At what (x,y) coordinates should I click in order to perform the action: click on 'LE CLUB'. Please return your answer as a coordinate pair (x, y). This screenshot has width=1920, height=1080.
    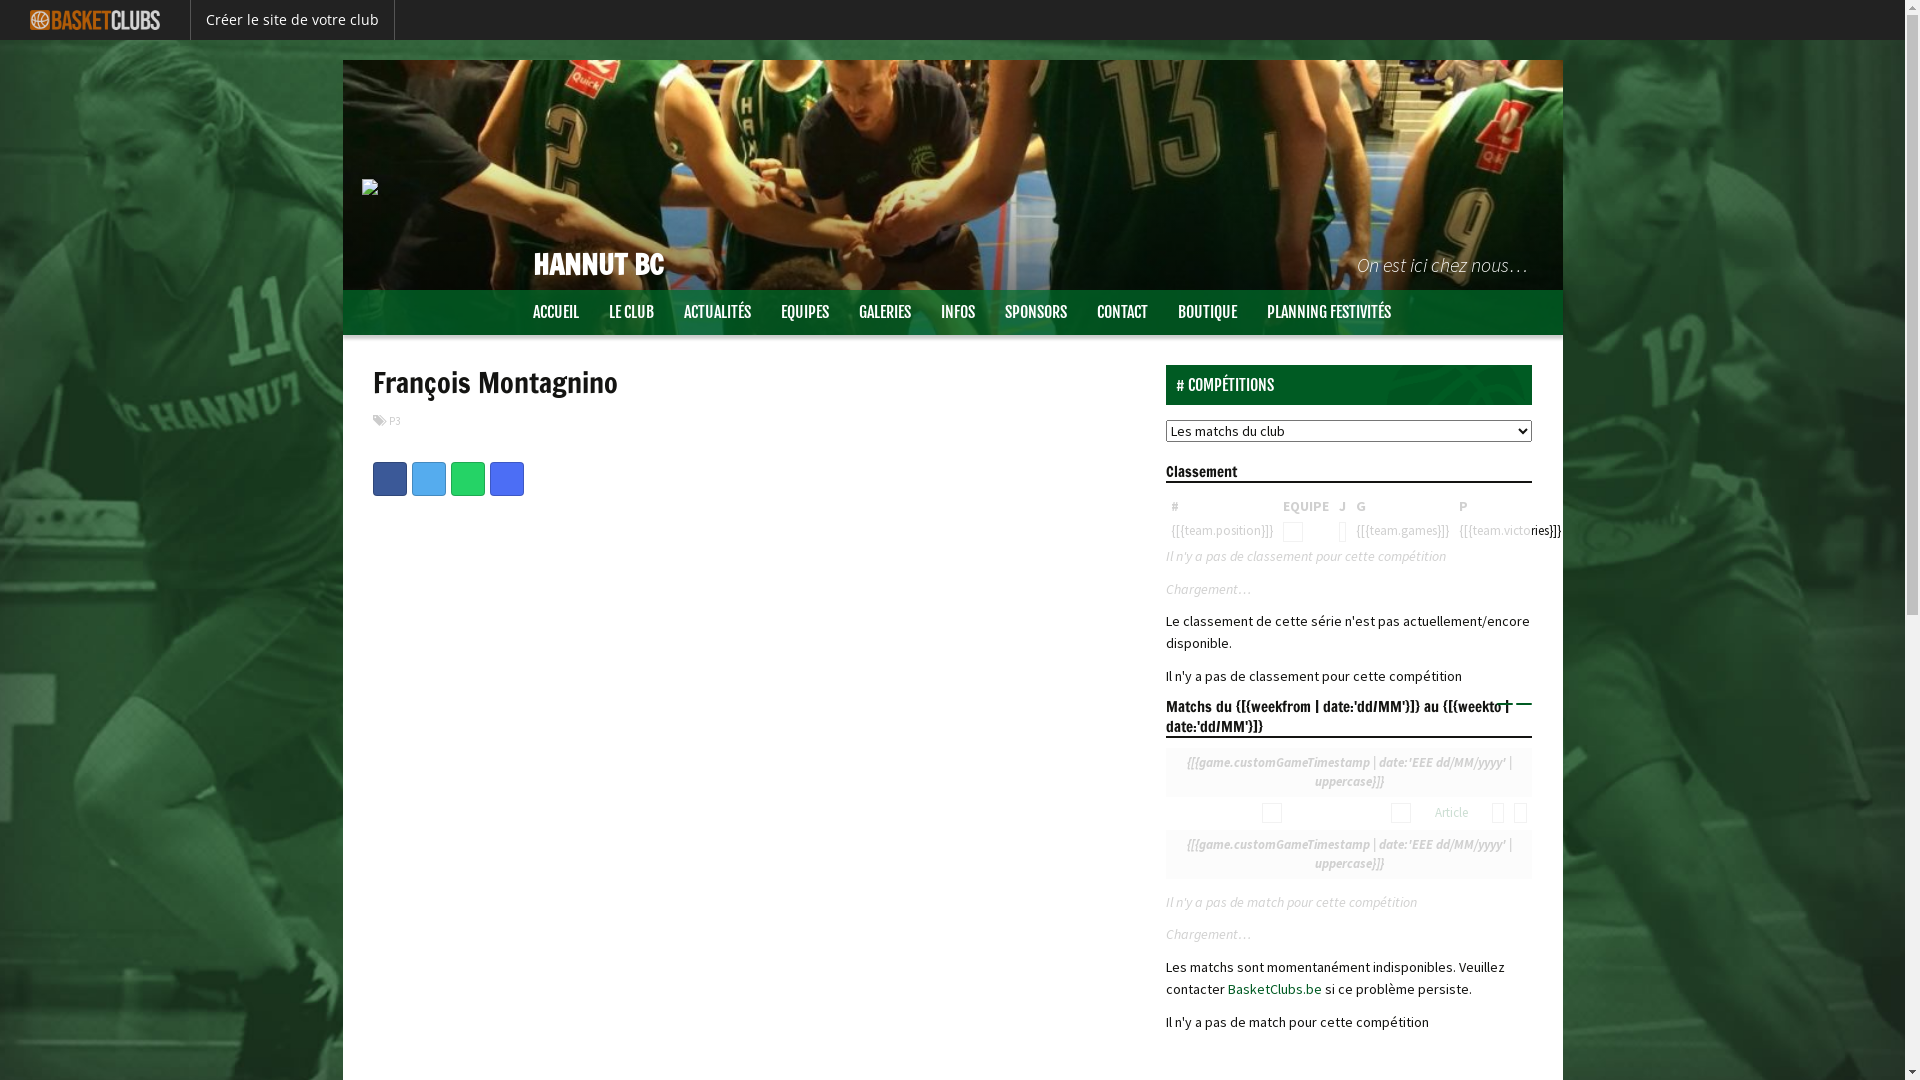
    Looking at the image, I should click on (630, 312).